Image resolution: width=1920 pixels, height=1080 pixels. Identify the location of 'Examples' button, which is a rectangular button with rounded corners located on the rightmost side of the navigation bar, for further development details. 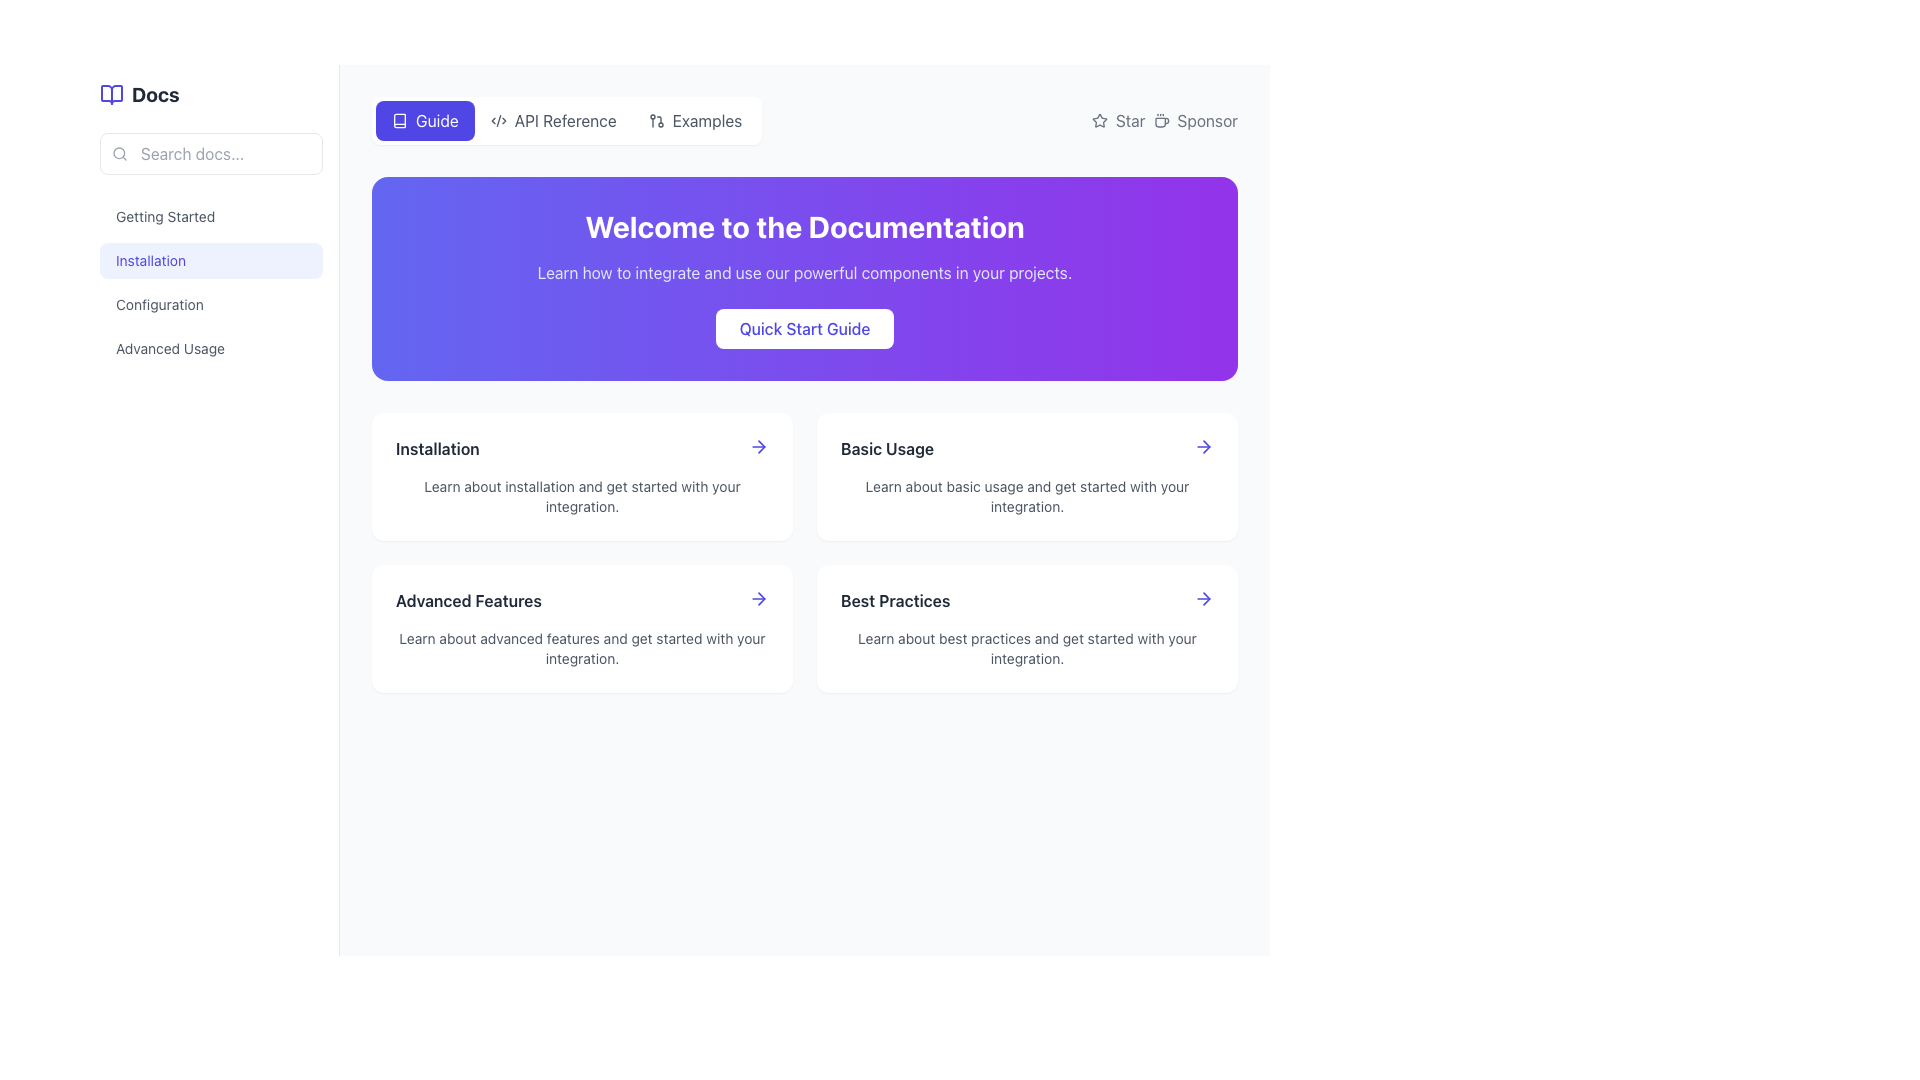
(695, 120).